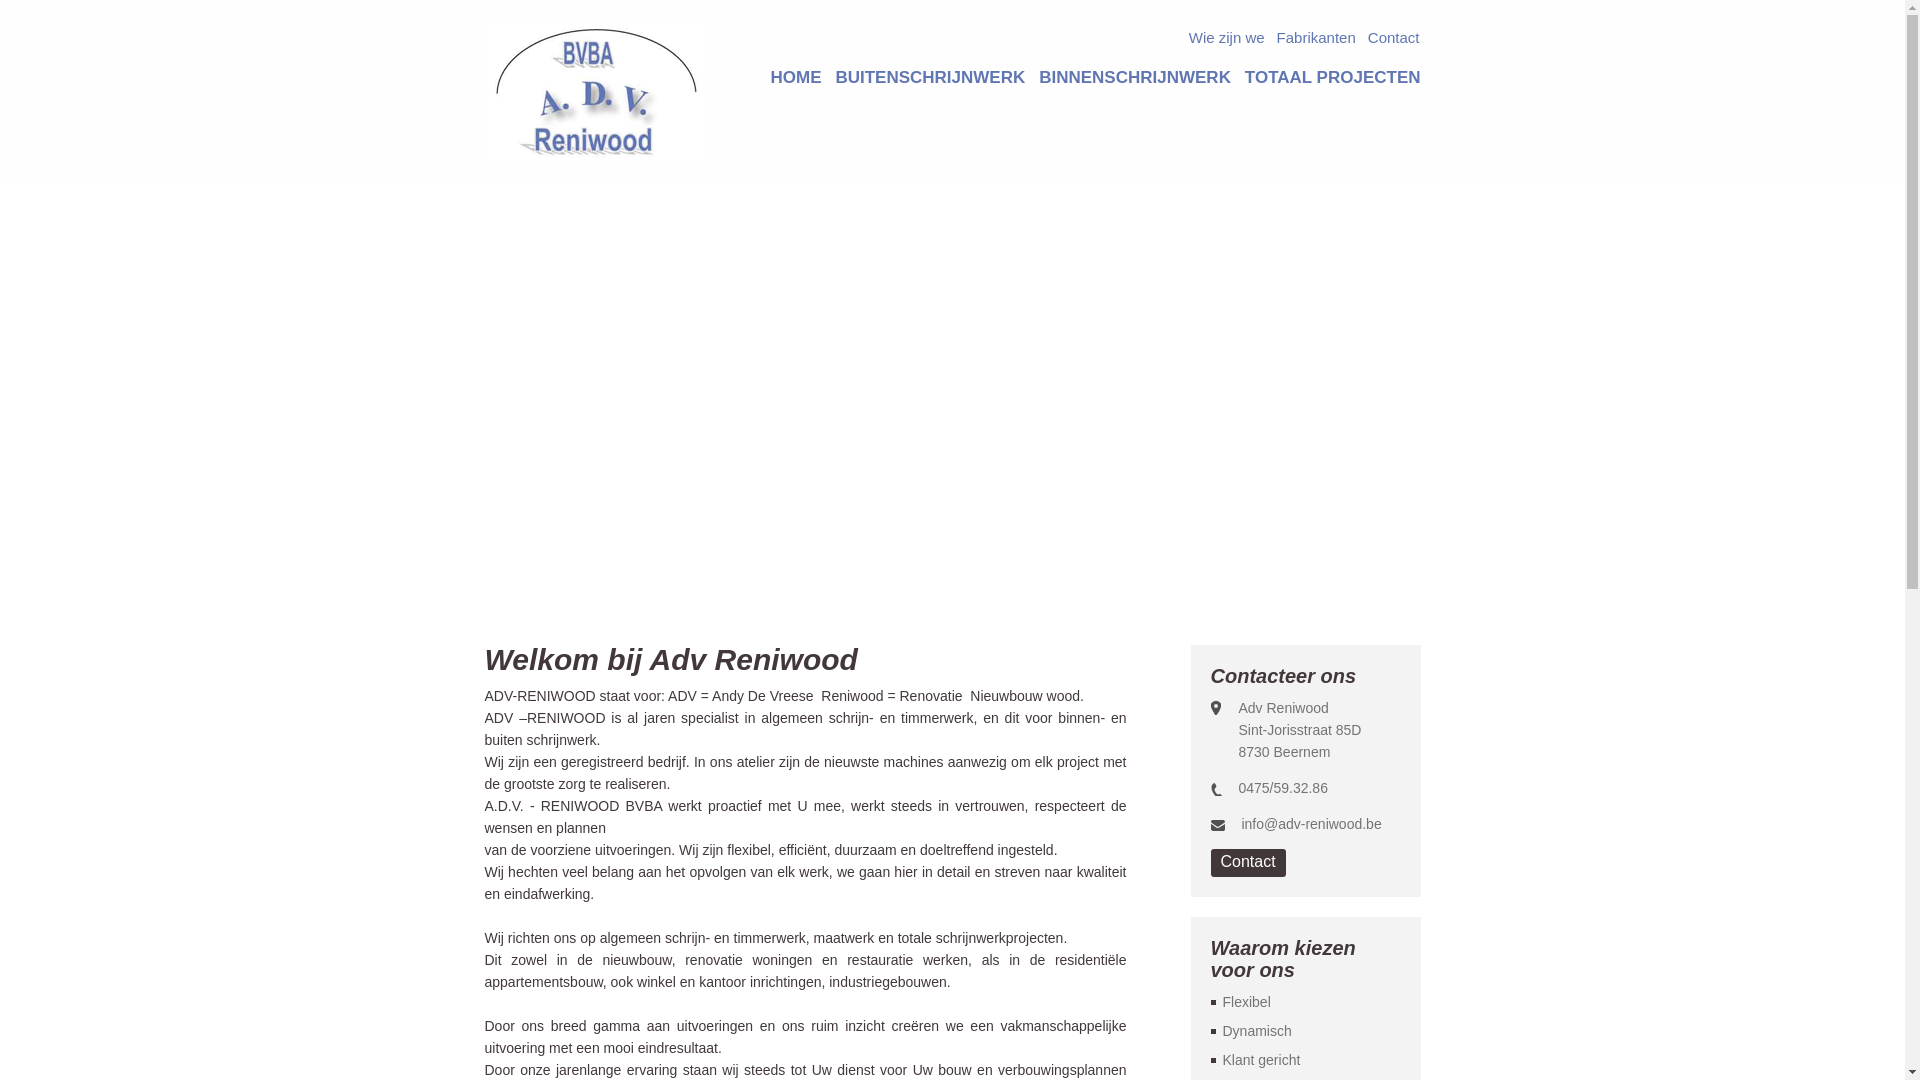 Image resolution: width=1920 pixels, height=1080 pixels. I want to click on 'Contact', so click(1392, 40).